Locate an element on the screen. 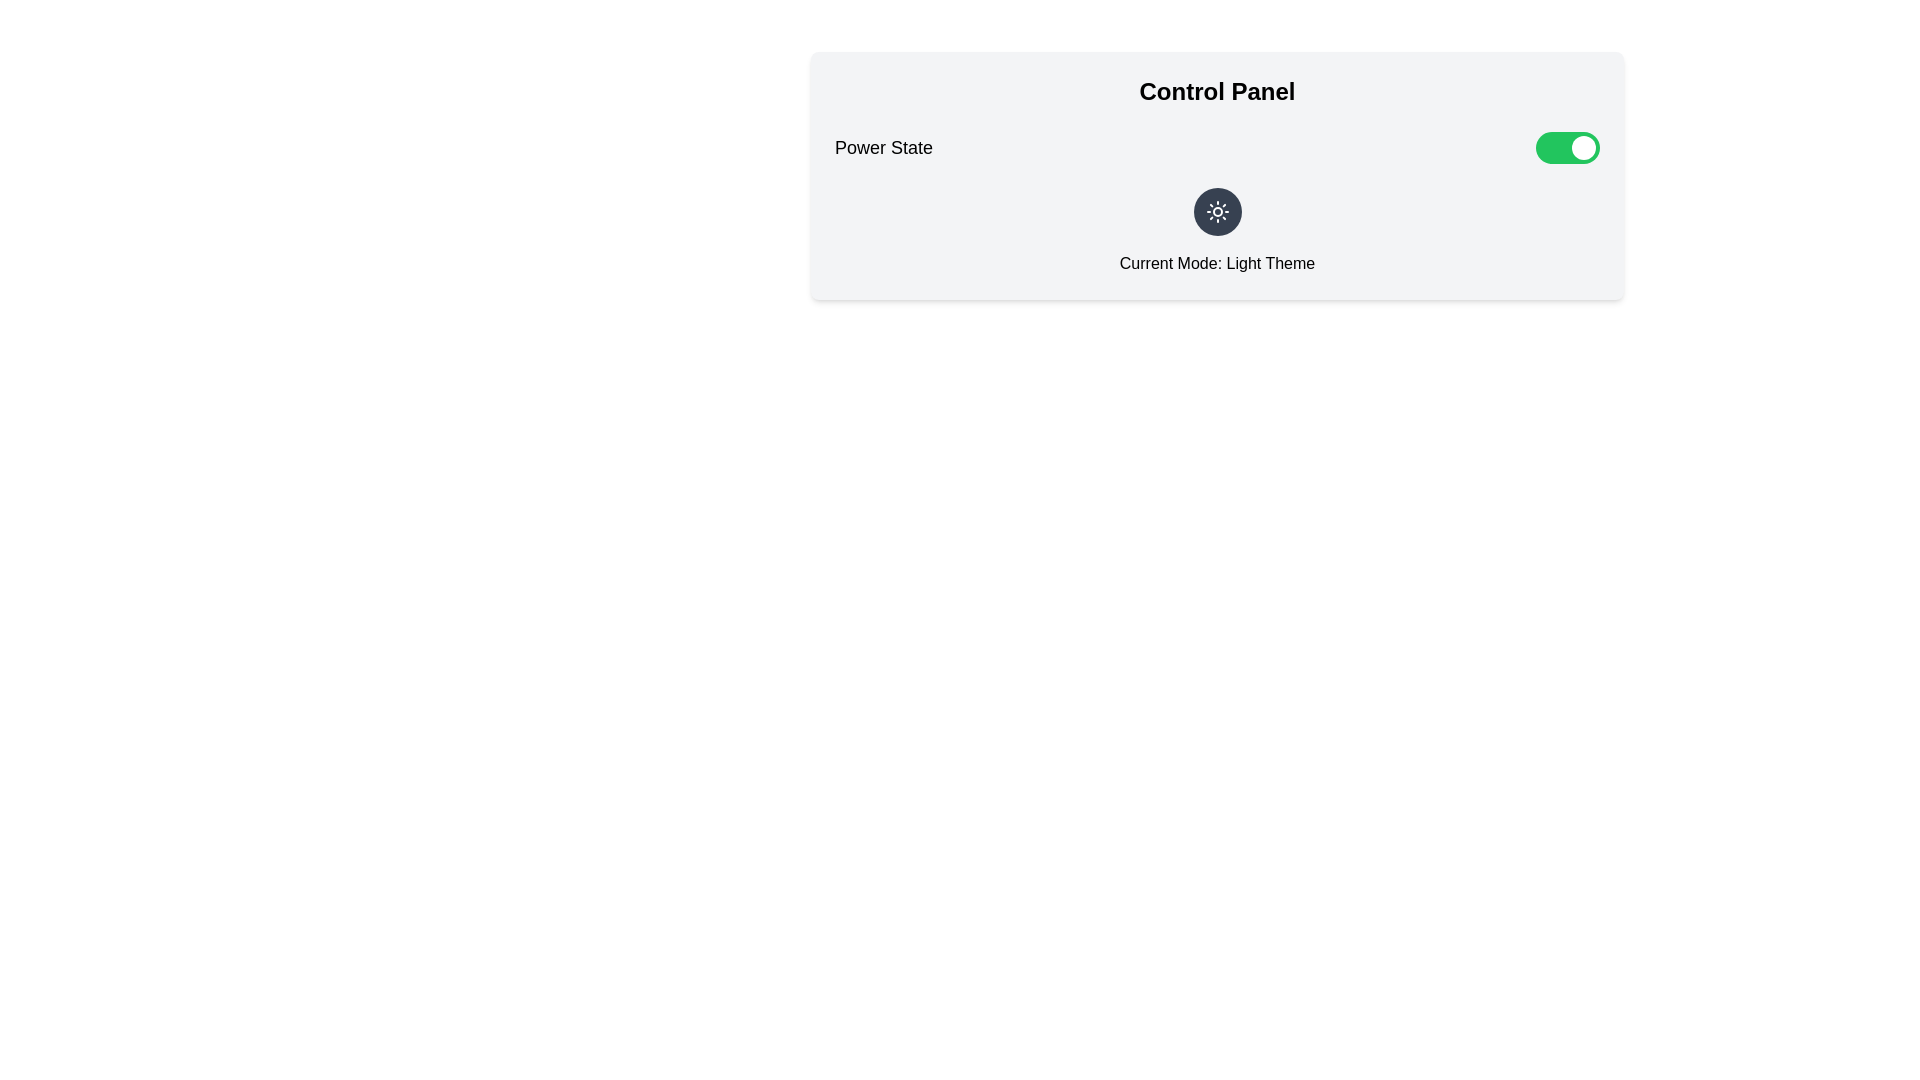 The height and width of the screenshot is (1080, 1920). the static text label that indicates the function of the adjacent toggle switch, located to the left of the toggle switch and aligned horizontally with other elements is located at coordinates (882, 146).